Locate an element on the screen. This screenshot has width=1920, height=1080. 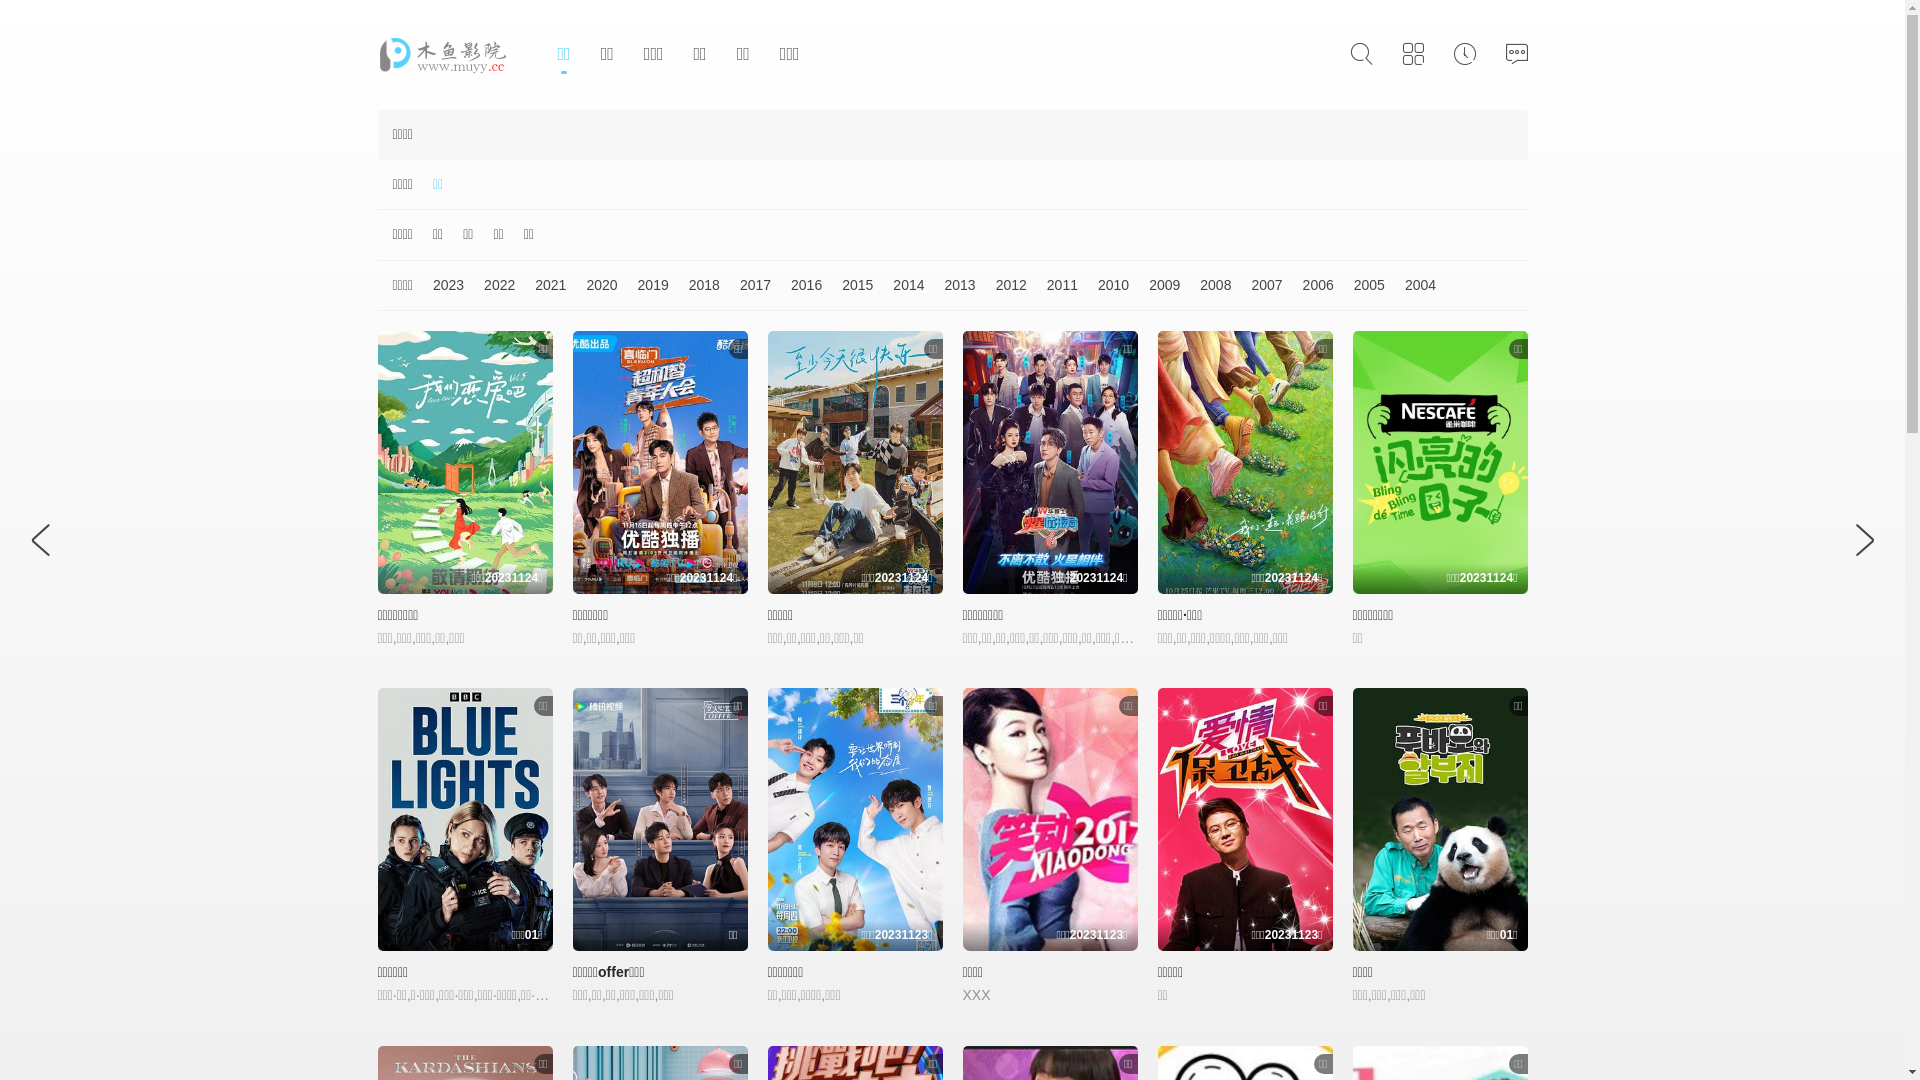
'2018' is located at coordinates (694, 285).